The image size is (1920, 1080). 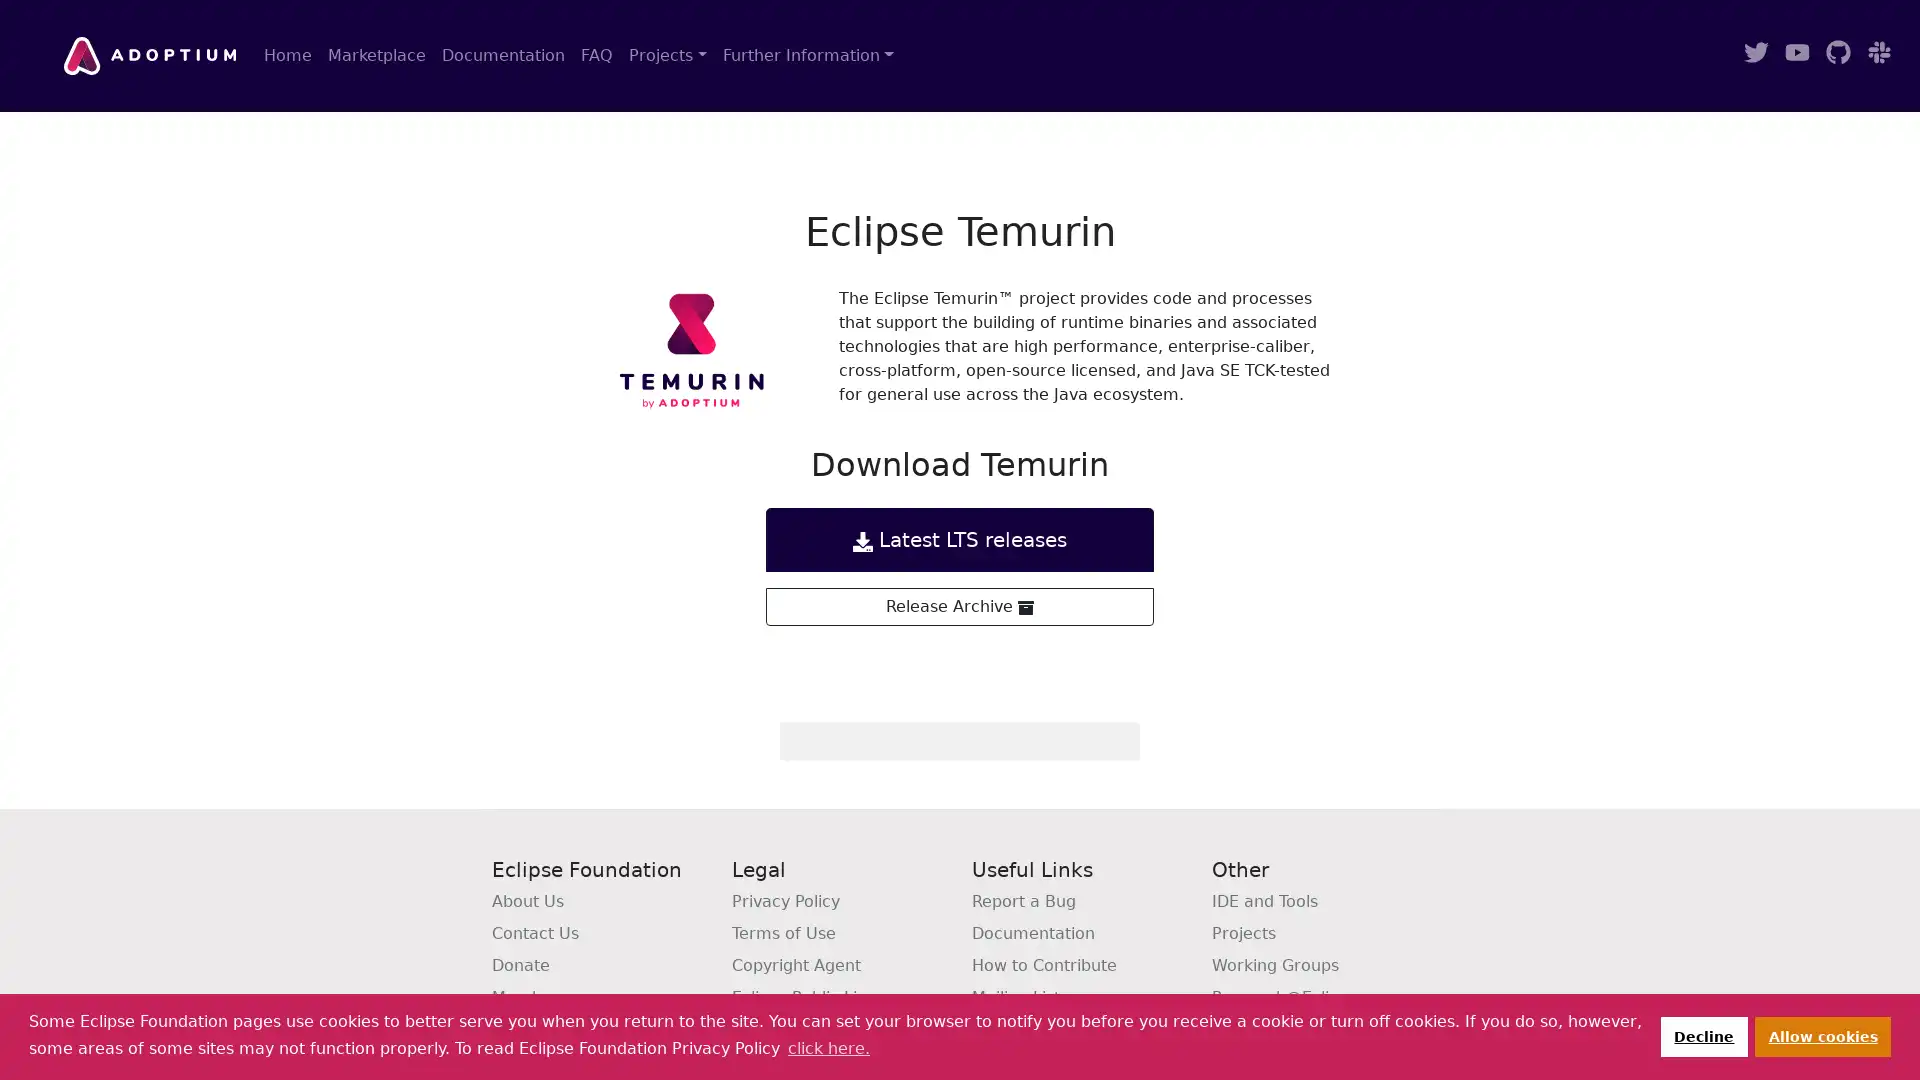 I want to click on allow cookies, so click(x=1823, y=1035).